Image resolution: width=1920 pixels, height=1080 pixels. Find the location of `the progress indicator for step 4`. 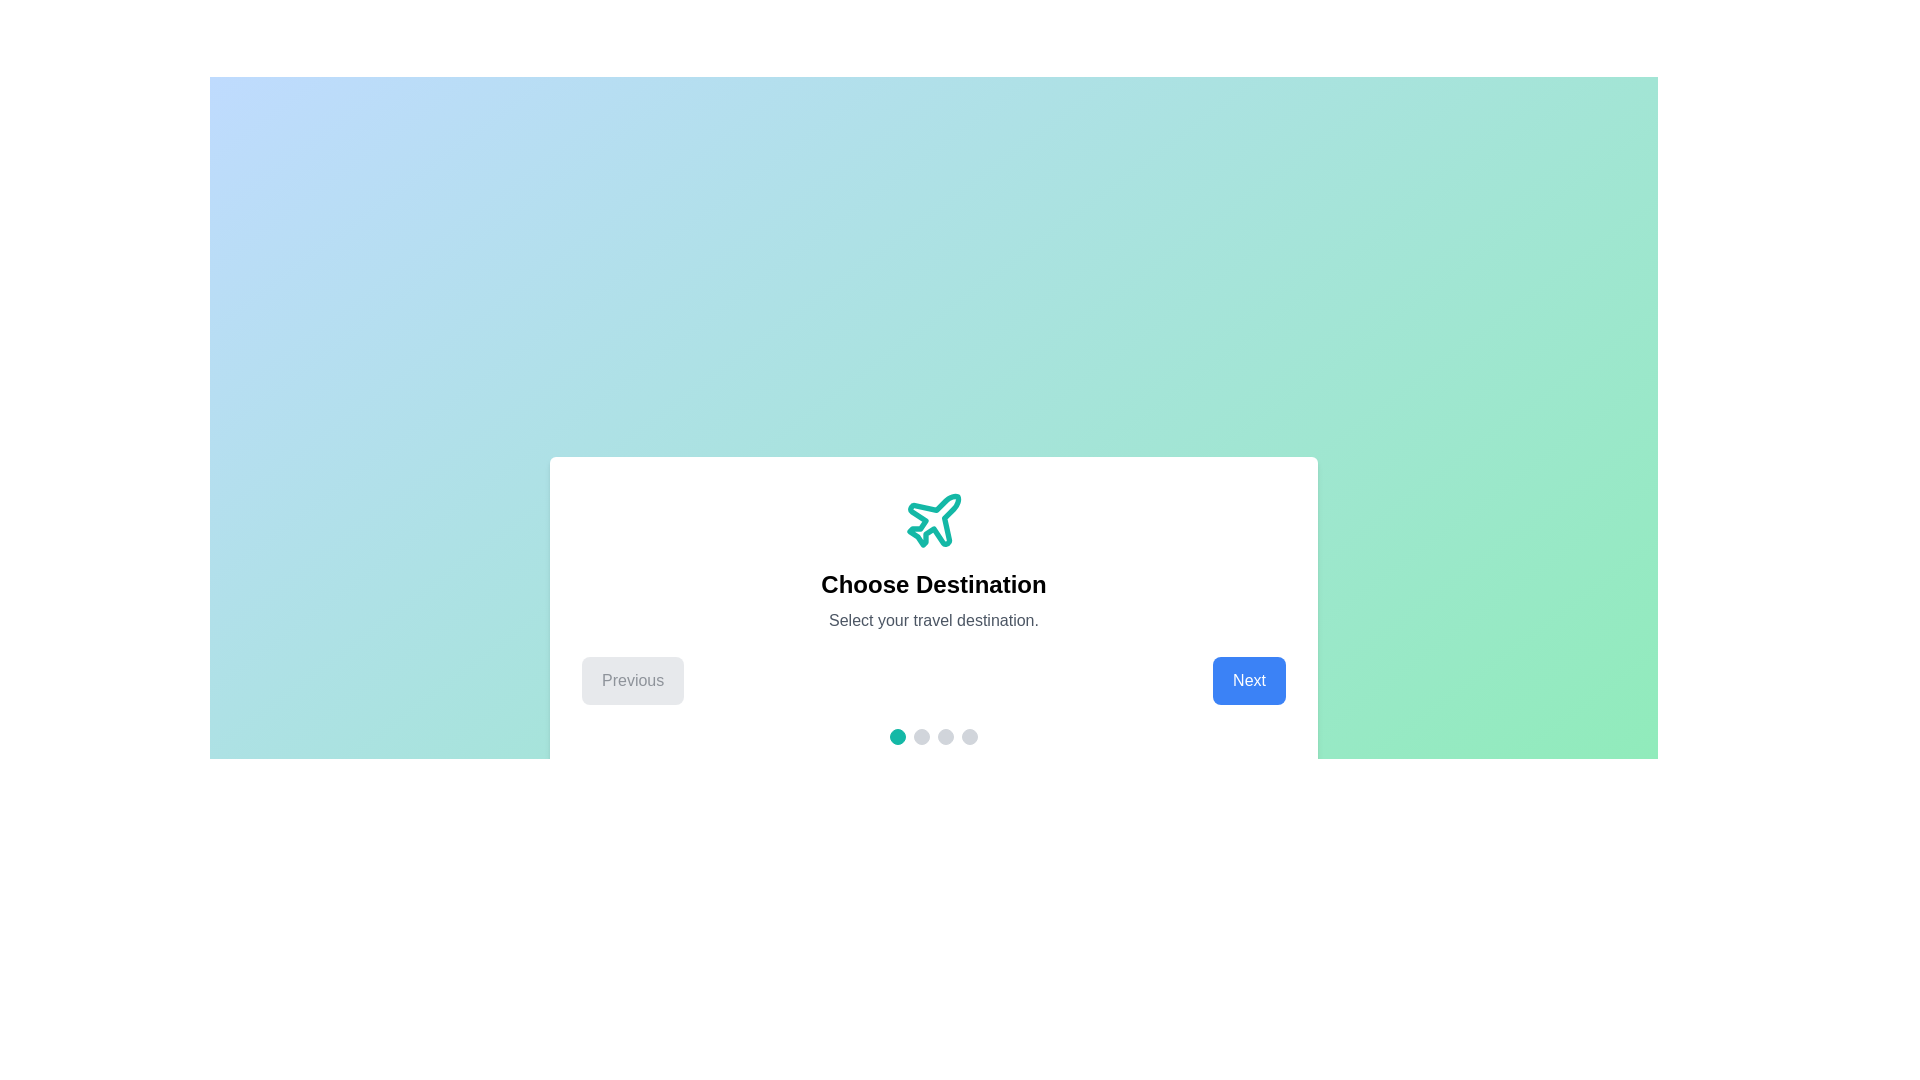

the progress indicator for step 4 is located at coordinates (969, 736).